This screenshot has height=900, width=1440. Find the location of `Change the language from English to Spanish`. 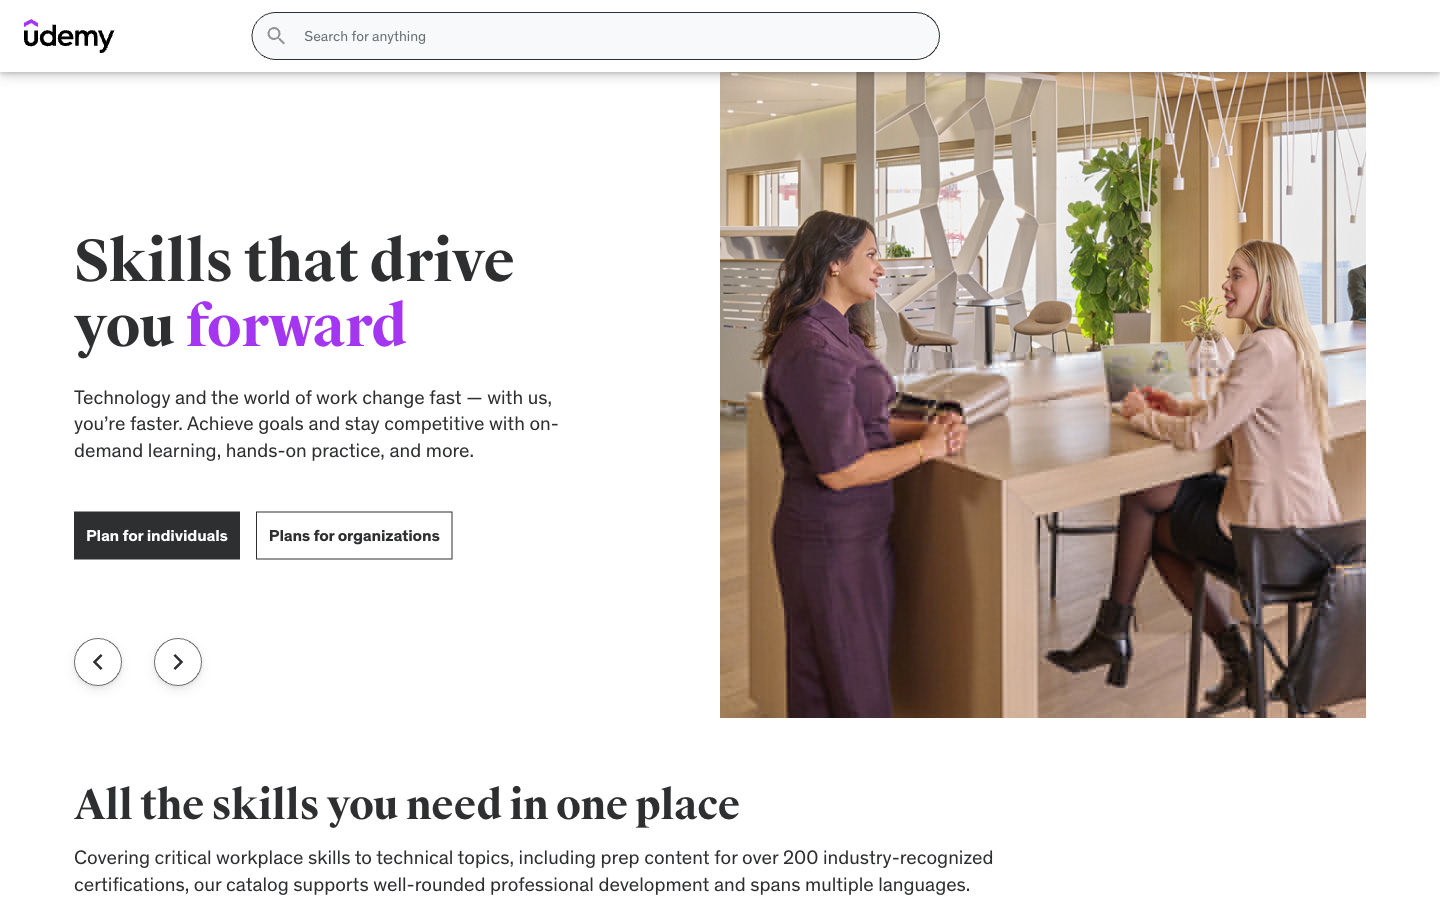

Change the language from English to Spanish is located at coordinates (1358, 59).